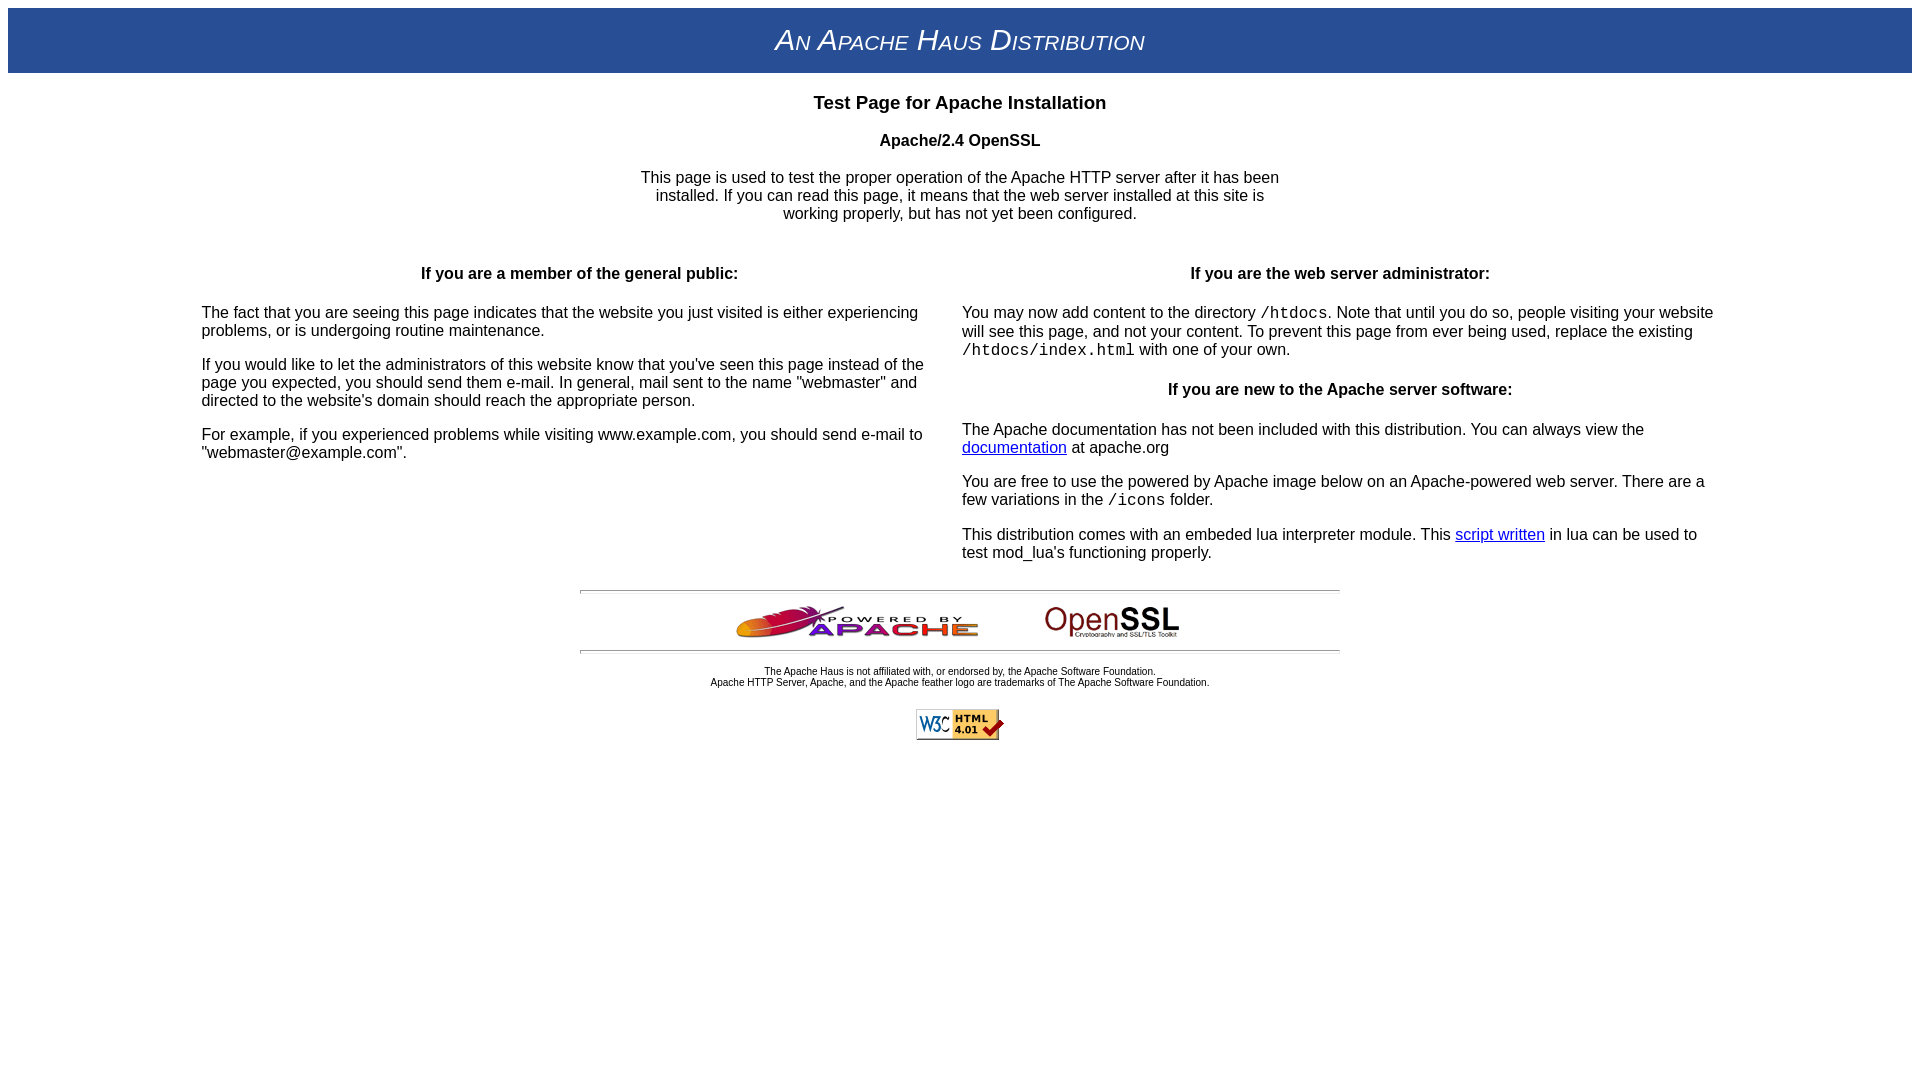 This screenshot has height=1080, width=1920. What do you see at coordinates (1014, 445) in the screenshot?
I see `'documentation'` at bounding box center [1014, 445].